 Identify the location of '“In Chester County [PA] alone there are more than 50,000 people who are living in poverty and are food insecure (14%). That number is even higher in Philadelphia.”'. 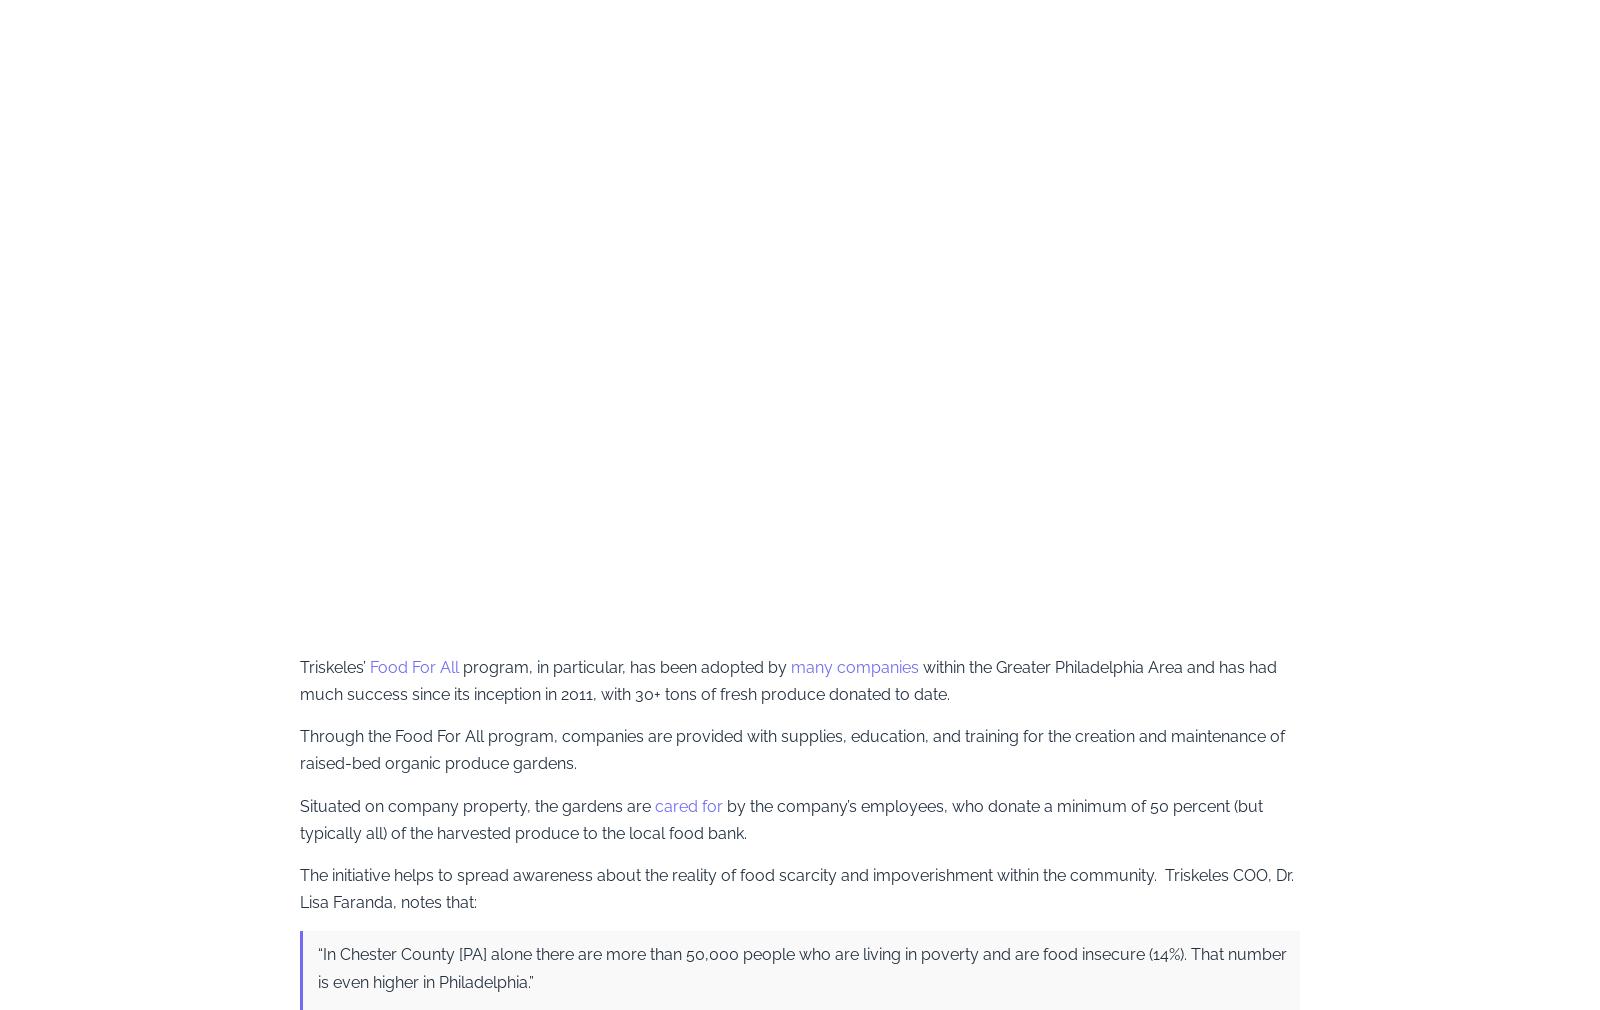
(801, 967).